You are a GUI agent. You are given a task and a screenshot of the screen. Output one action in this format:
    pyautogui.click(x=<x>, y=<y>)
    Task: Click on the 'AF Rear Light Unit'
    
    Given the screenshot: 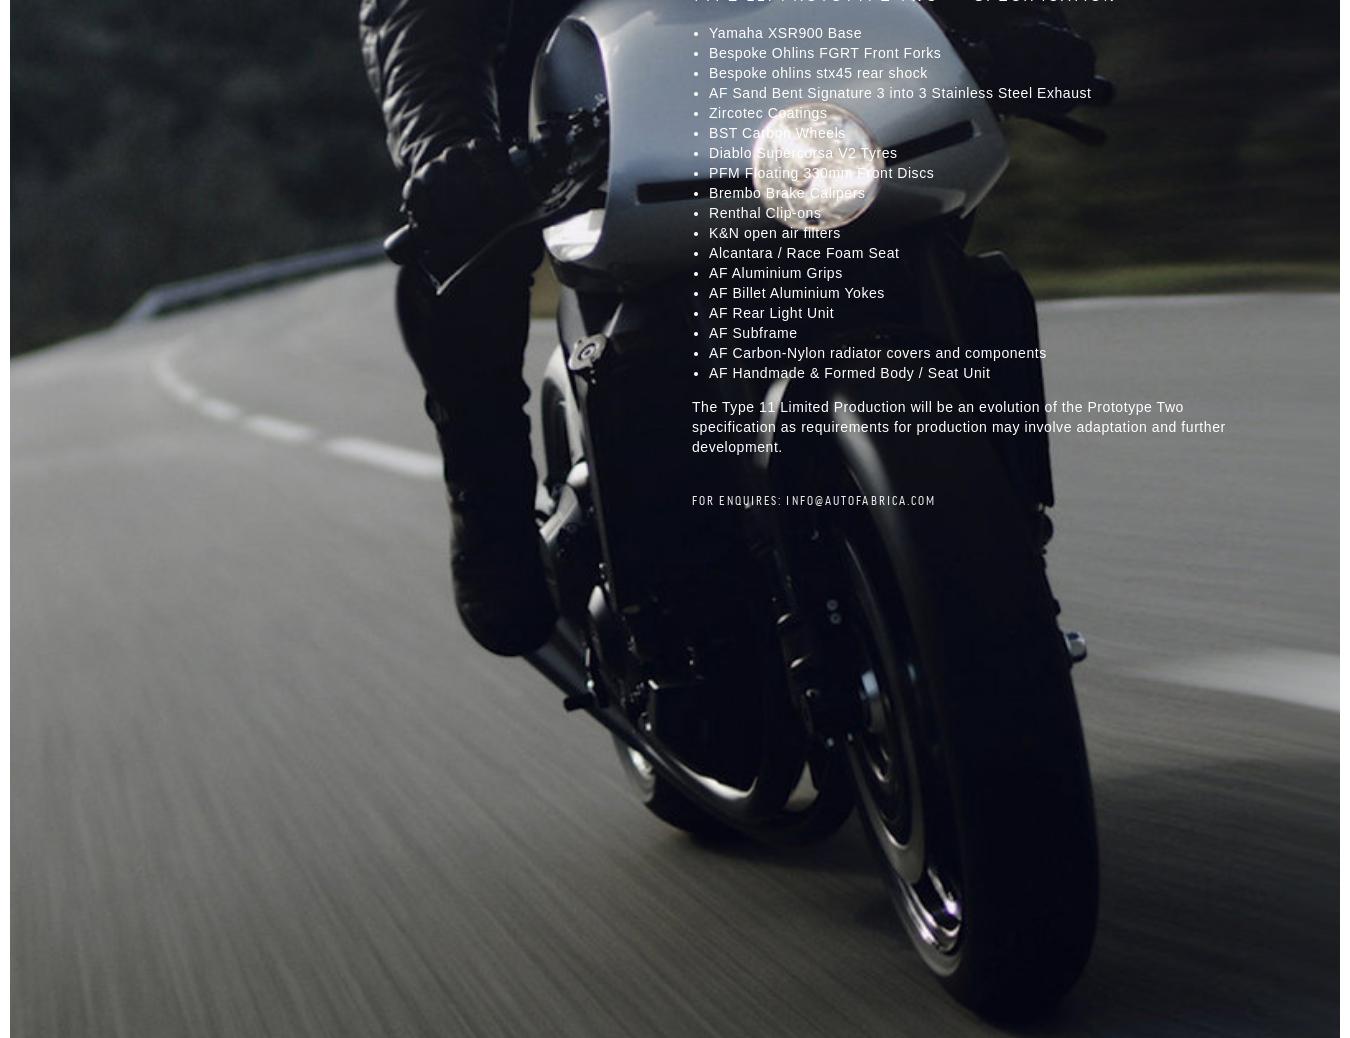 What is the action you would take?
    pyautogui.click(x=770, y=312)
    